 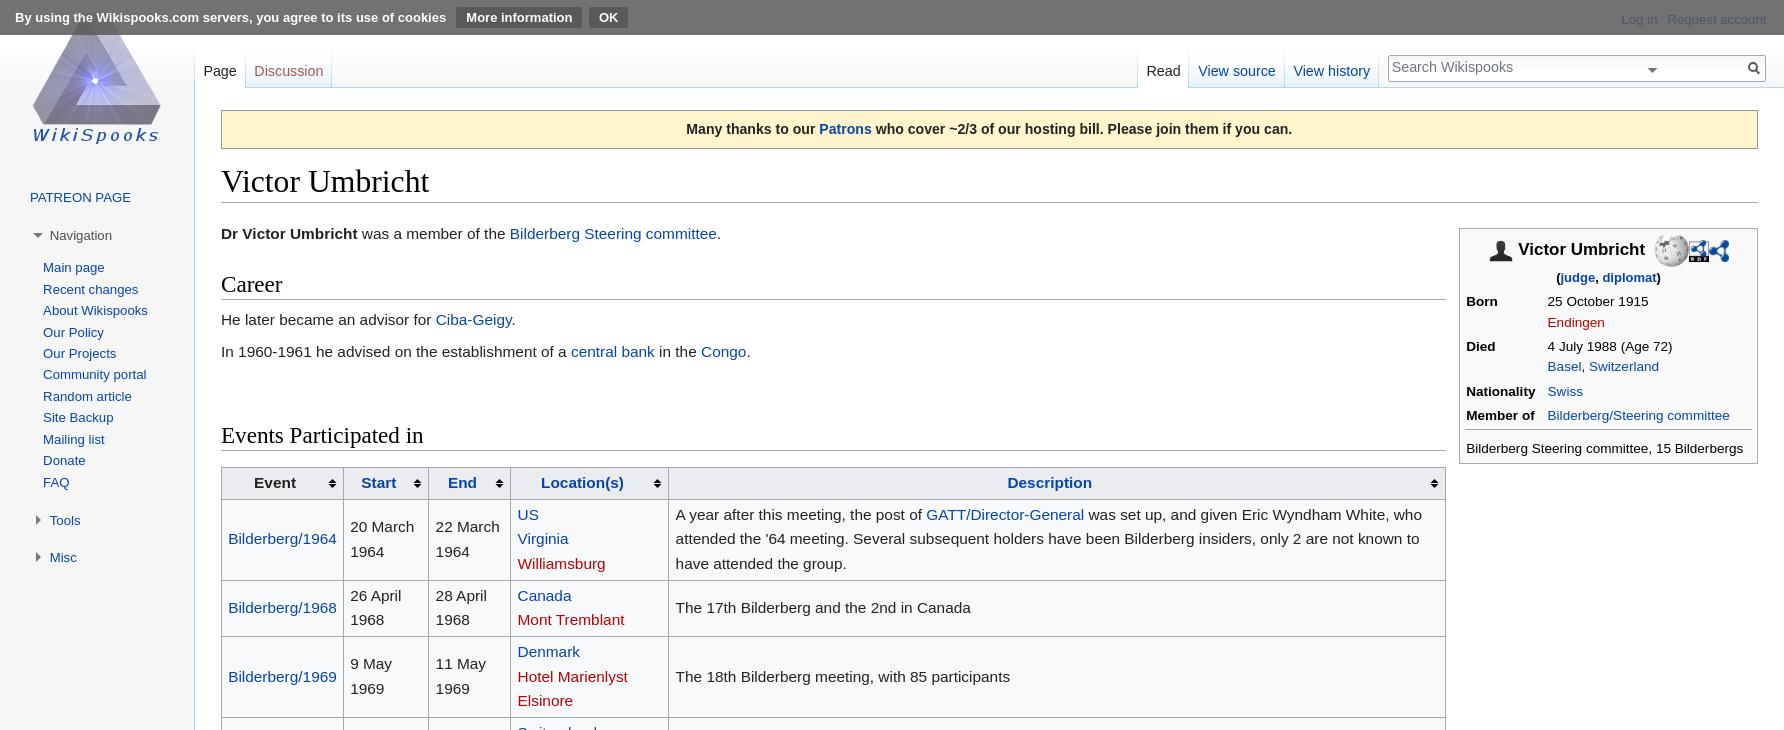 What do you see at coordinates (251, 283) in the screenshot?
I see `'Career'` at bounding box center [251, 283].